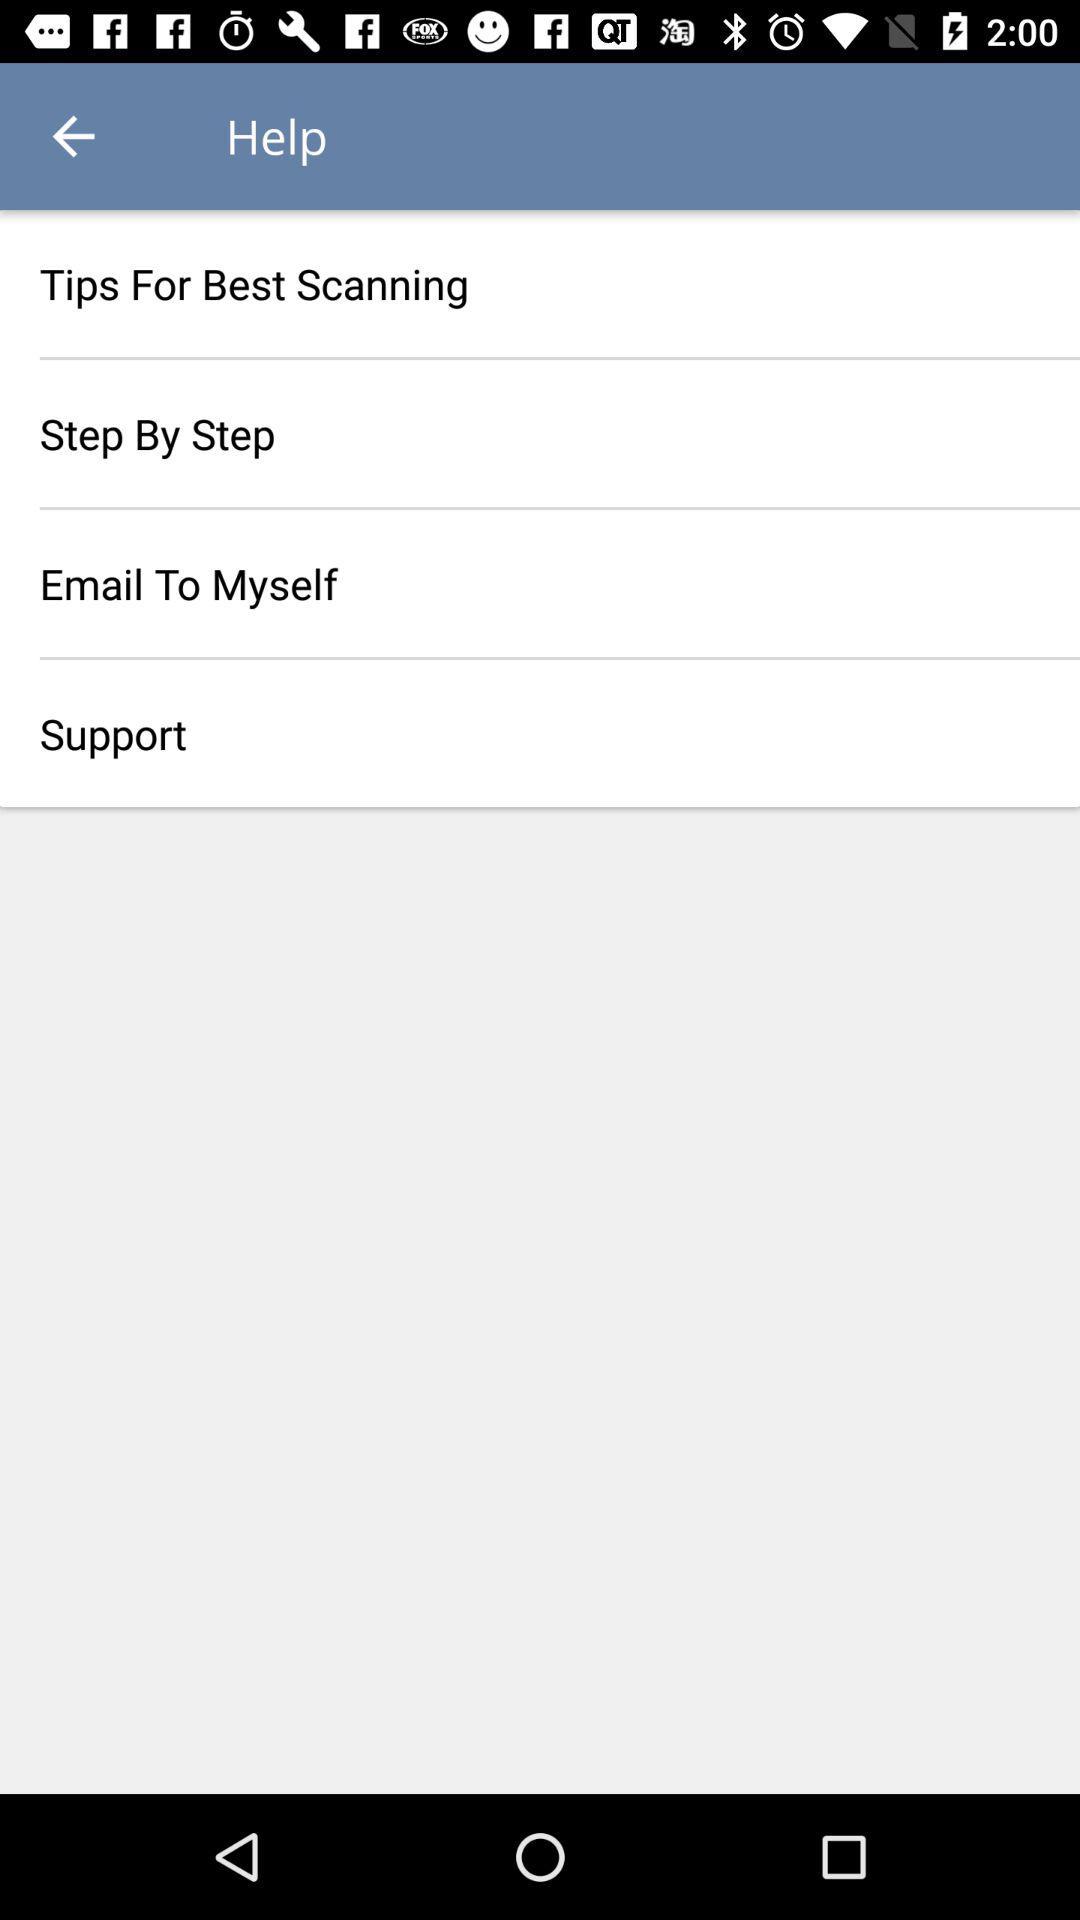  What do you see at coordinates (540, 432) in the screenshot?
I see `item below the tips for best` at bounding box center [540, 432].